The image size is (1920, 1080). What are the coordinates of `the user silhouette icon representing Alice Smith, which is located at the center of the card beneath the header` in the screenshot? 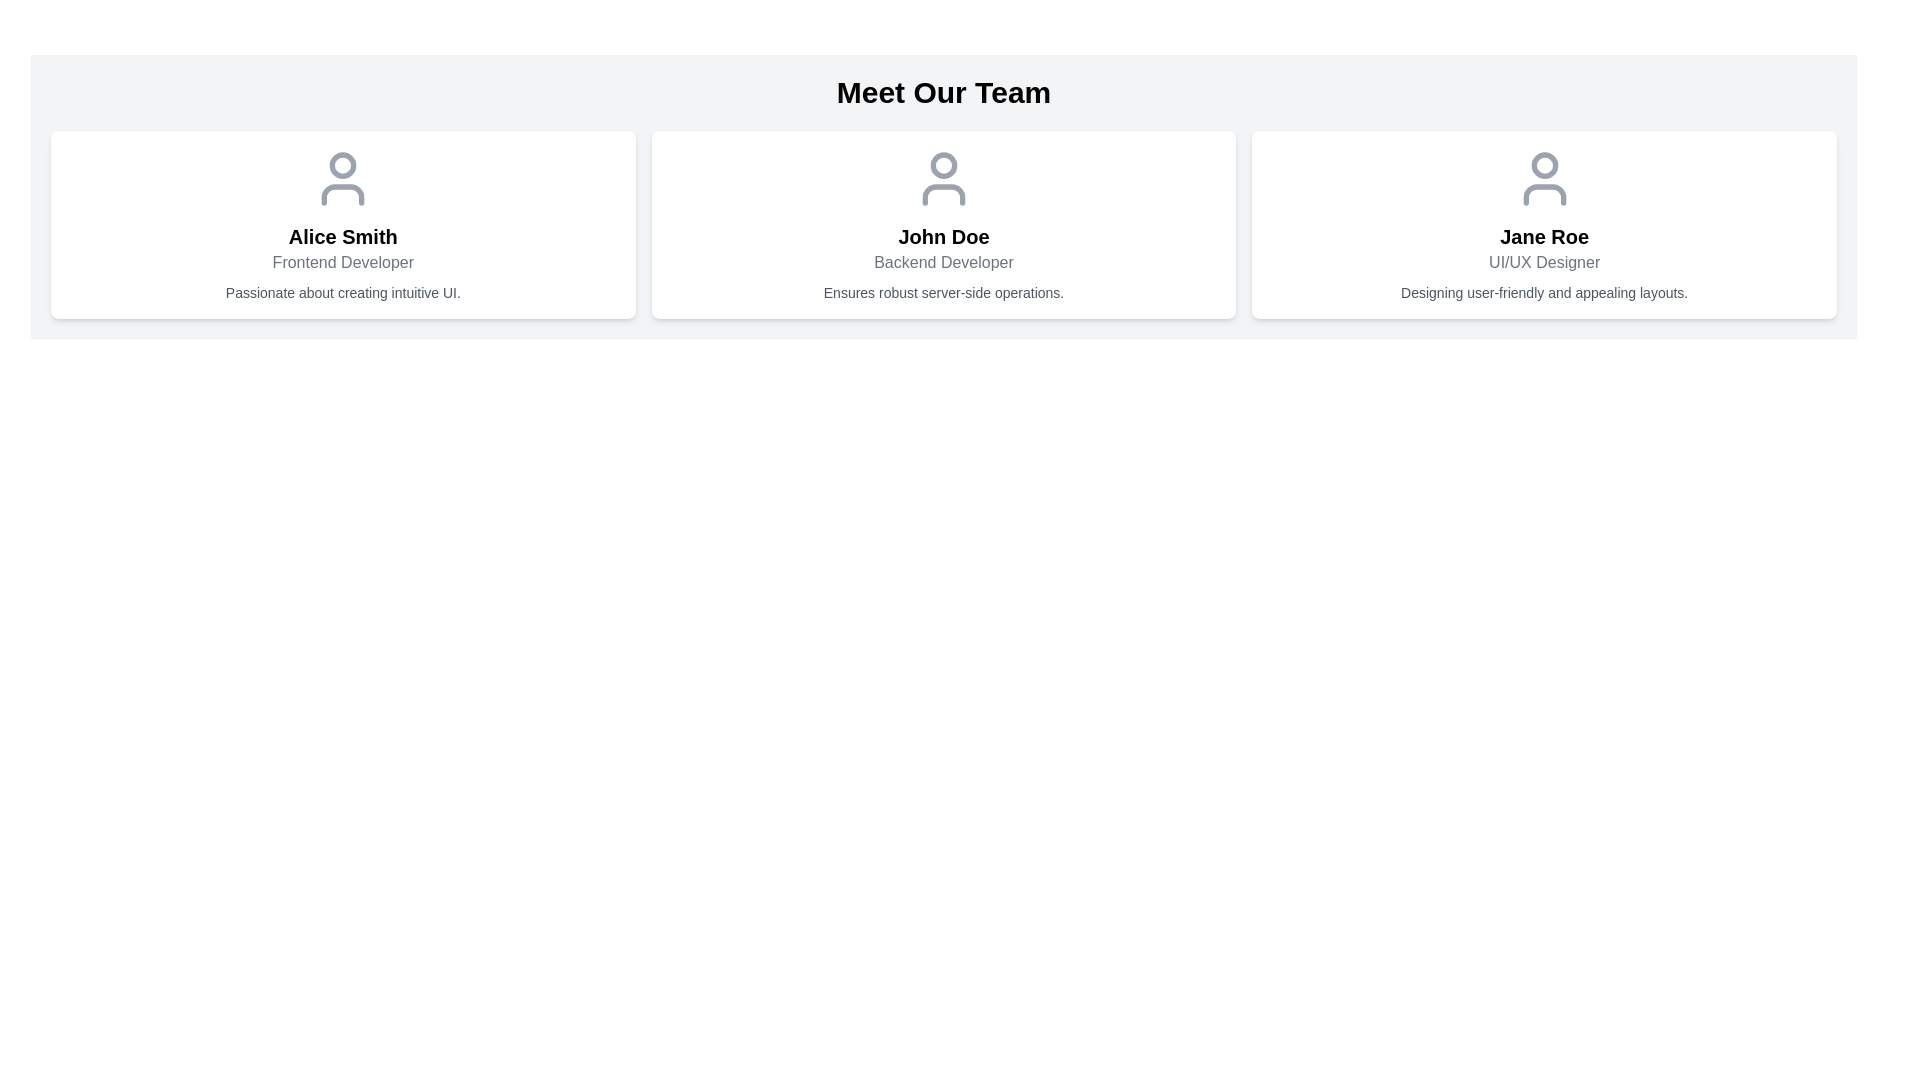 It's located at (343, 177).